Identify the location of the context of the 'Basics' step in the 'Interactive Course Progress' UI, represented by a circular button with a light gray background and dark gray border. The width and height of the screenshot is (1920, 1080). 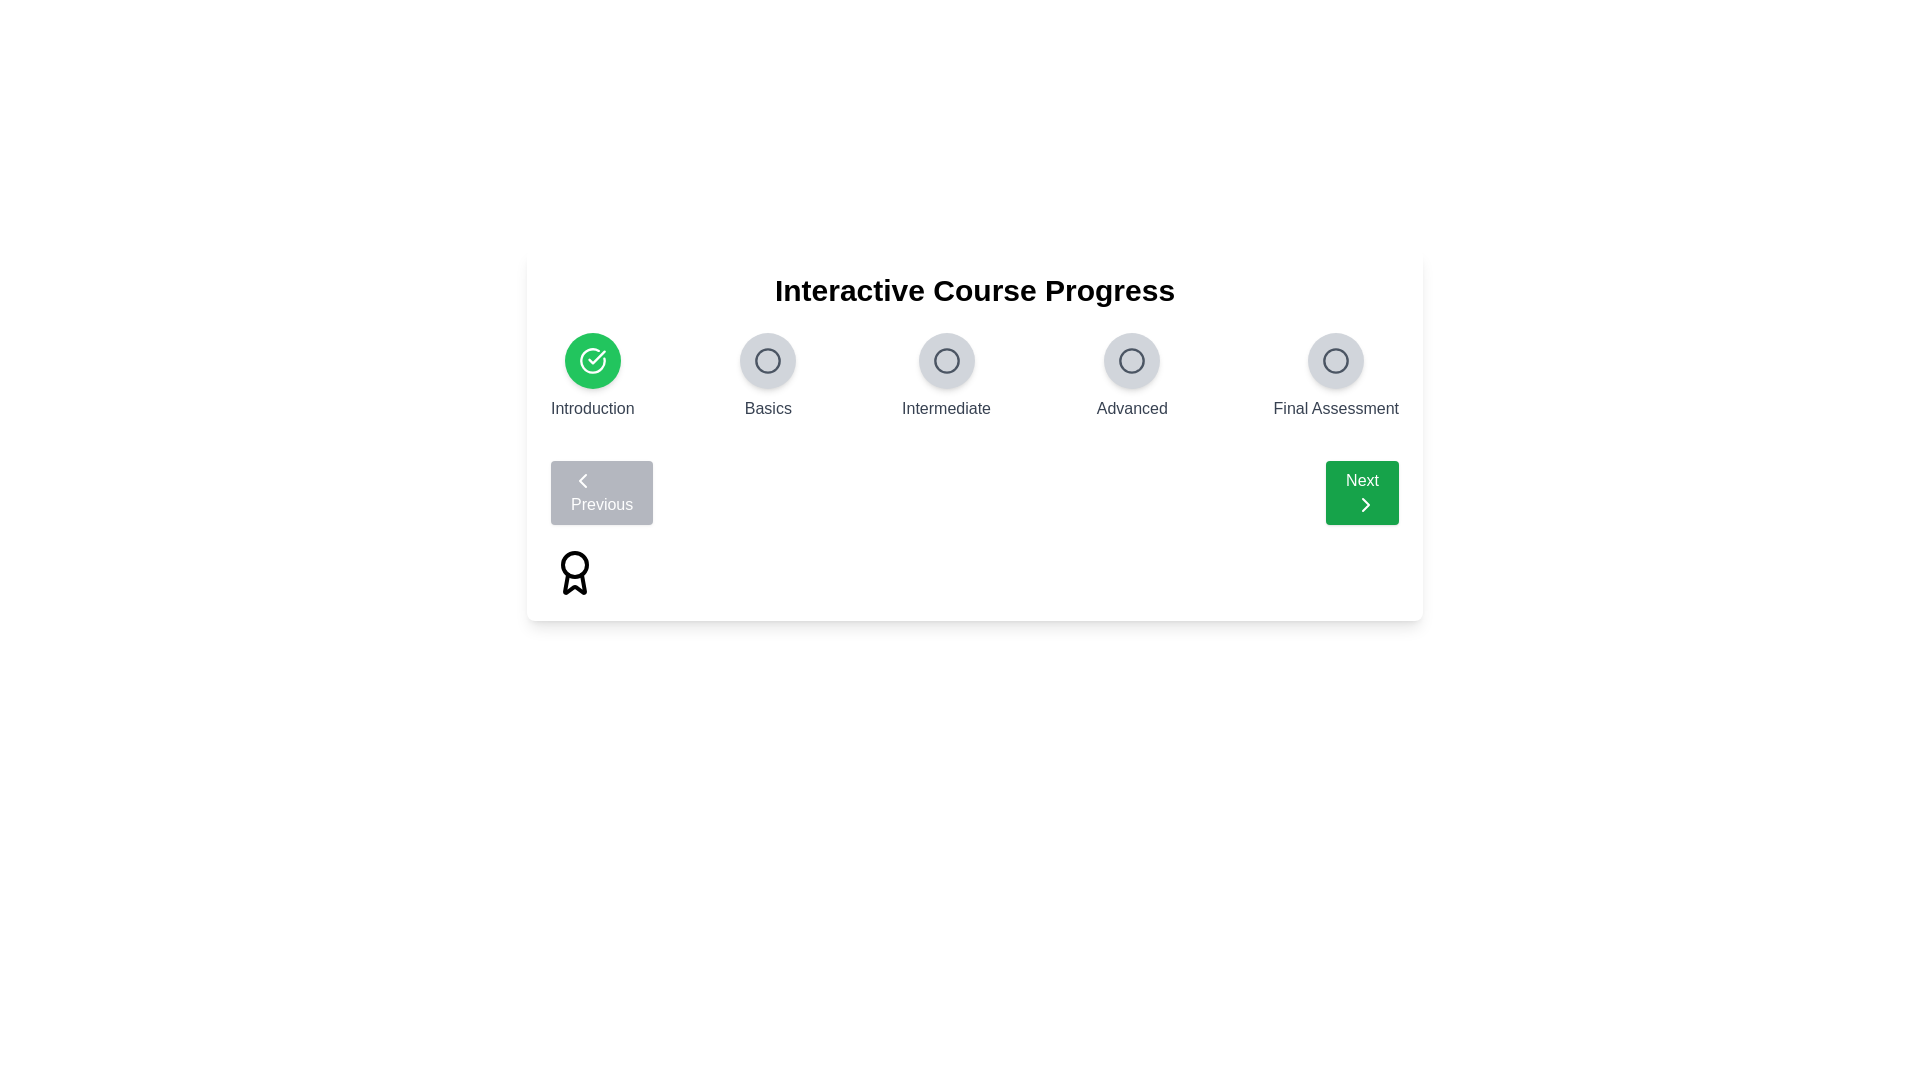
(767, 361).